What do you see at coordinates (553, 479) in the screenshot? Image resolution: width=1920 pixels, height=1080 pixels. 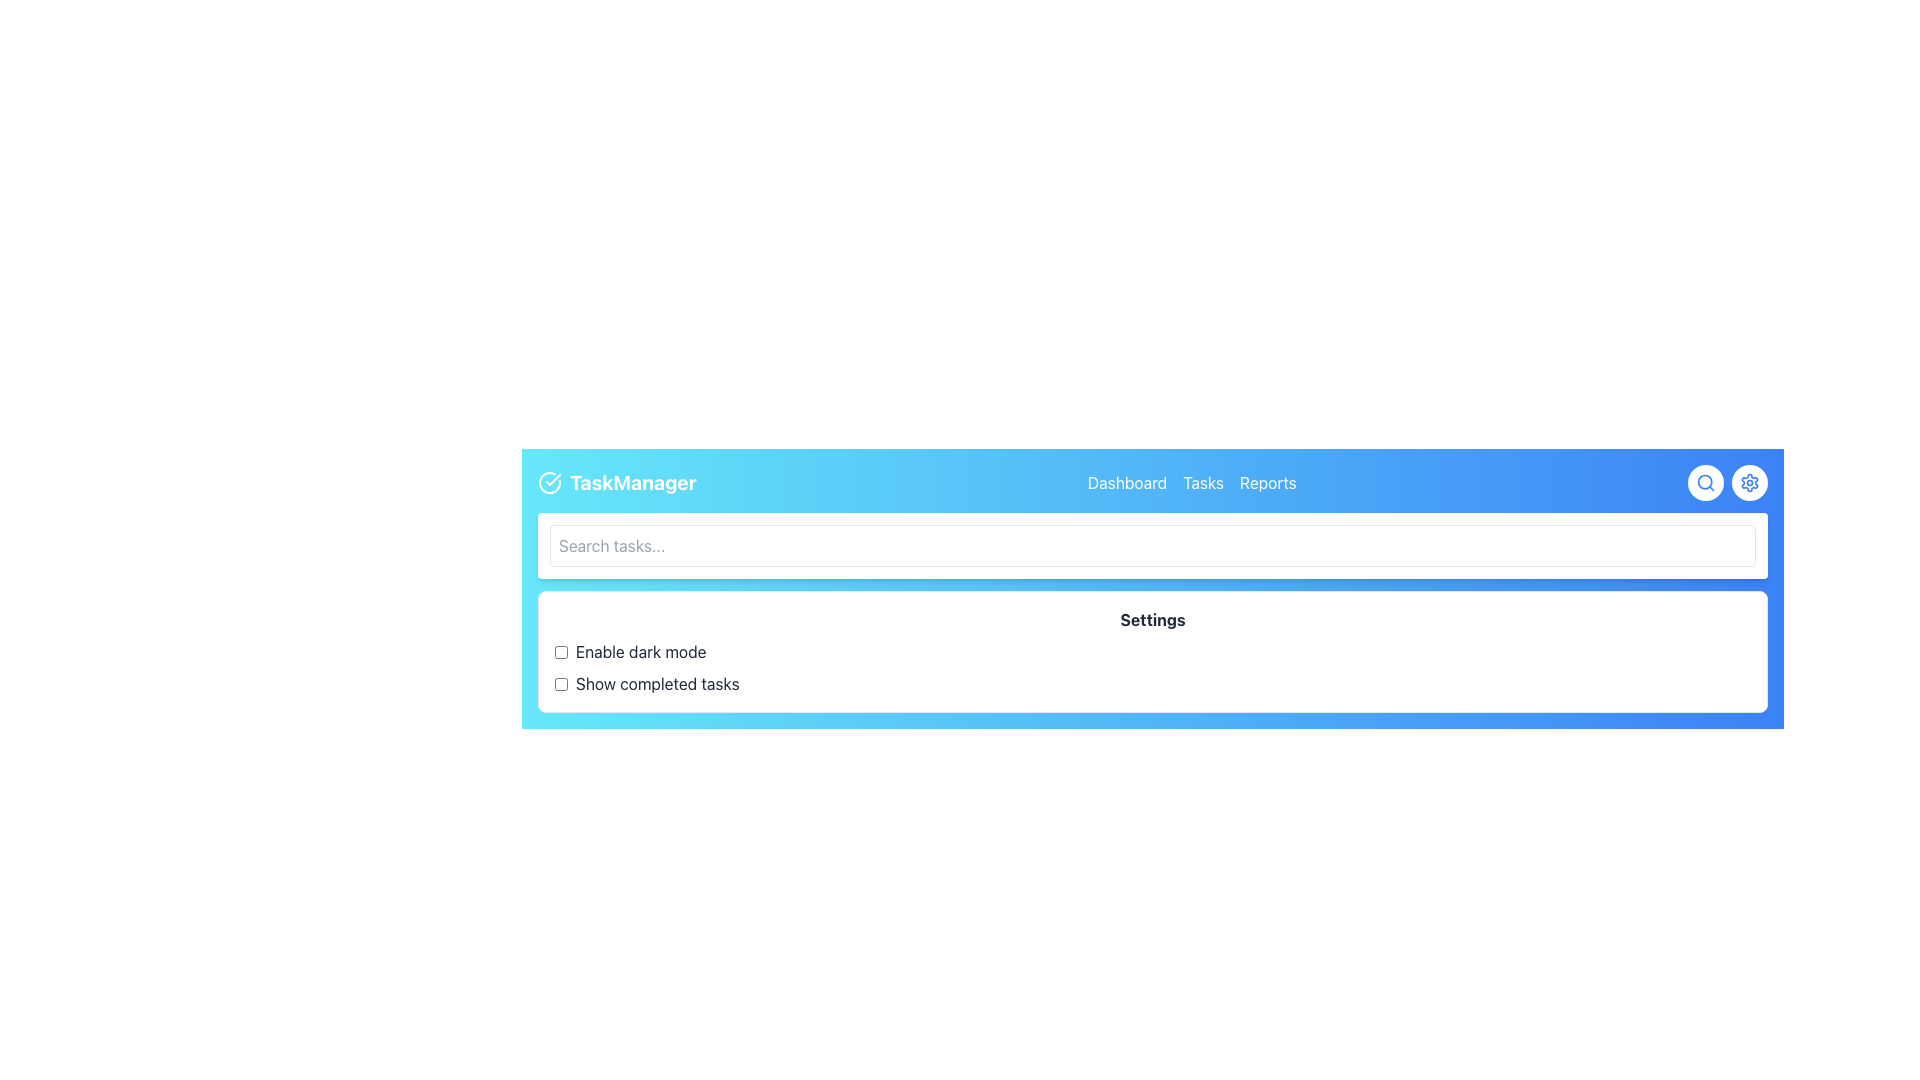 I see `the checkmark icon that represents confirmation or success, which is centrally positioned within a circular icon` at bounding box center [553, 479].